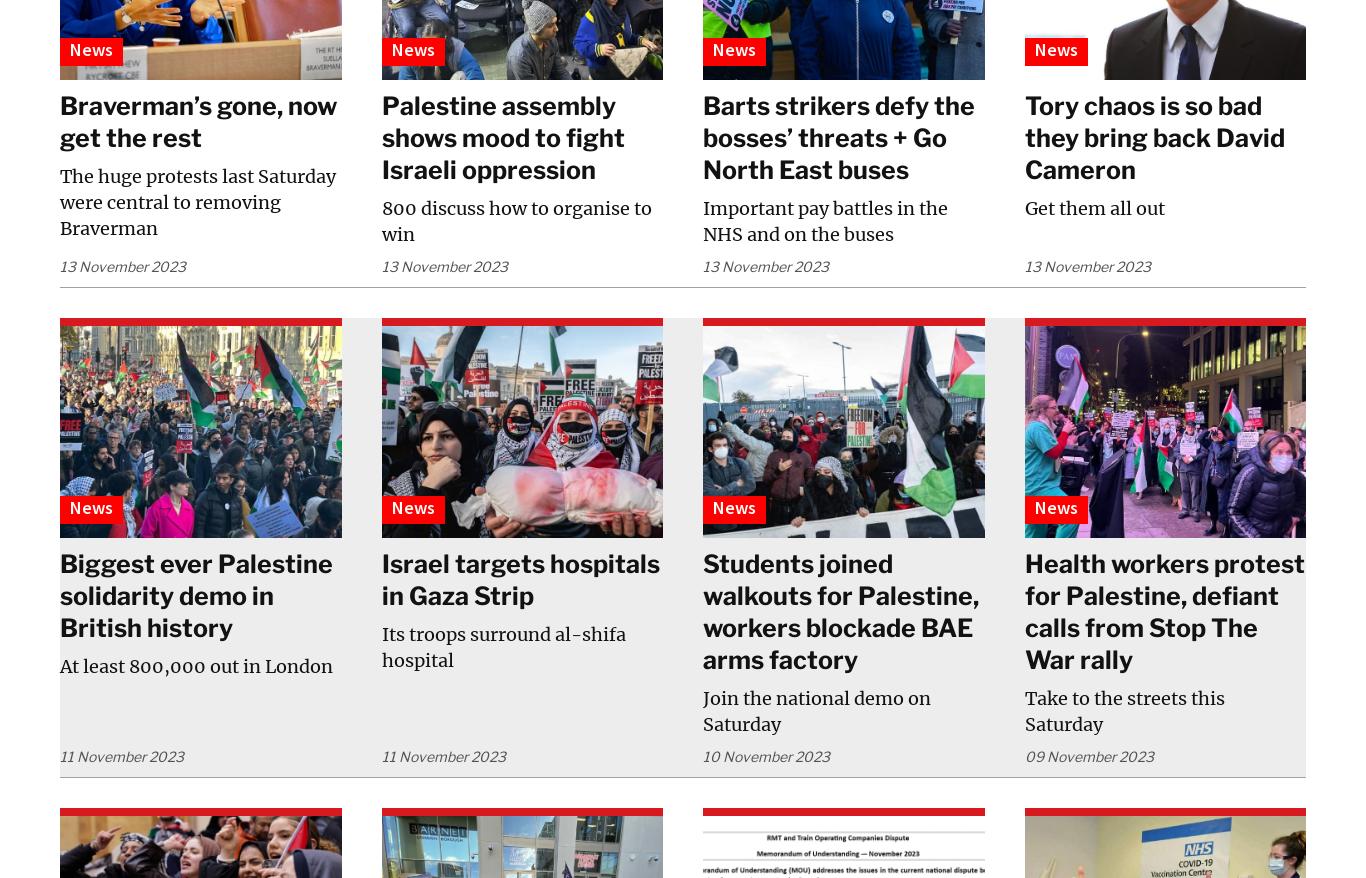  What do you see at coordinates (195, 595) in the screenshot?
I see `'Biggest ever Palestine solidarity demo in British history'` at bounding box center [195, 595].